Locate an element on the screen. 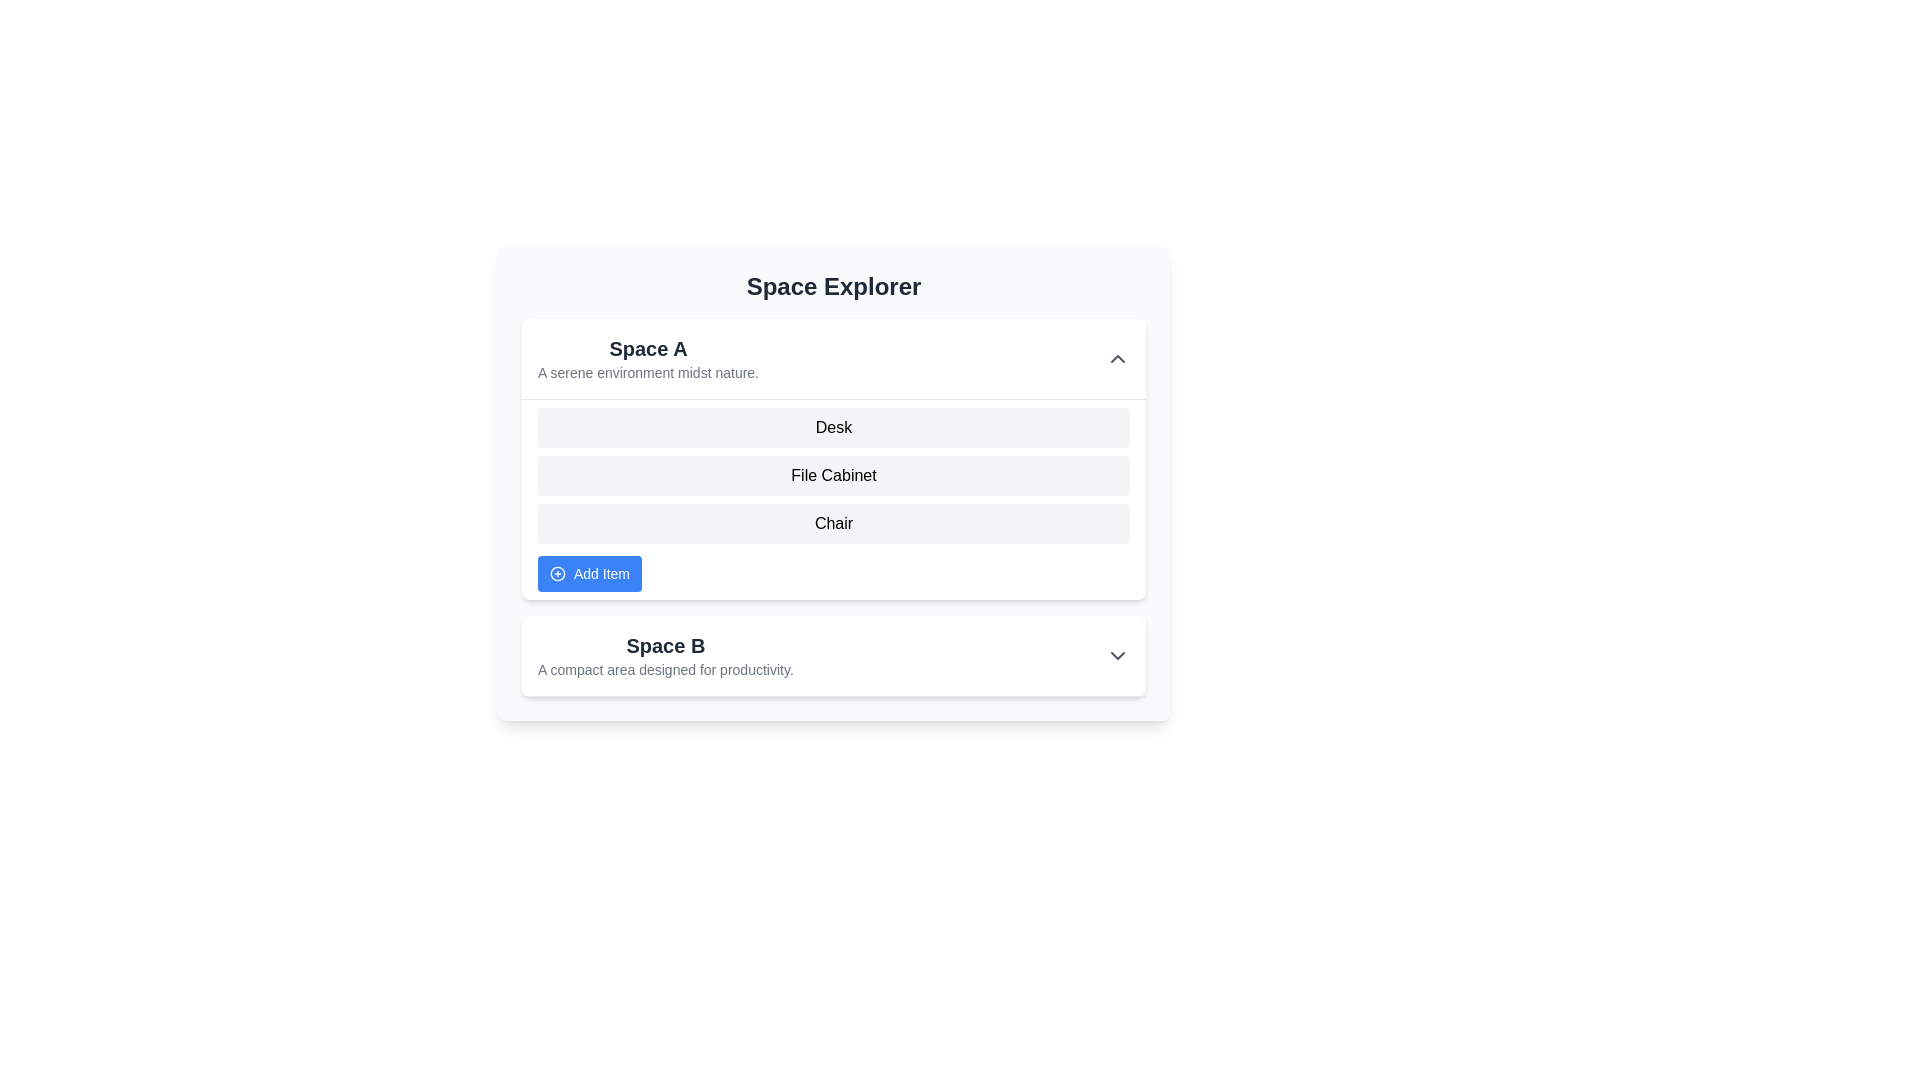  the static text block reading 'Chair', located in the 'Space A' section, which is the third item in a vertically arranged list, between 'File Cabinet' and the blue button 'Add Item' is located at coordinates (834, 523).